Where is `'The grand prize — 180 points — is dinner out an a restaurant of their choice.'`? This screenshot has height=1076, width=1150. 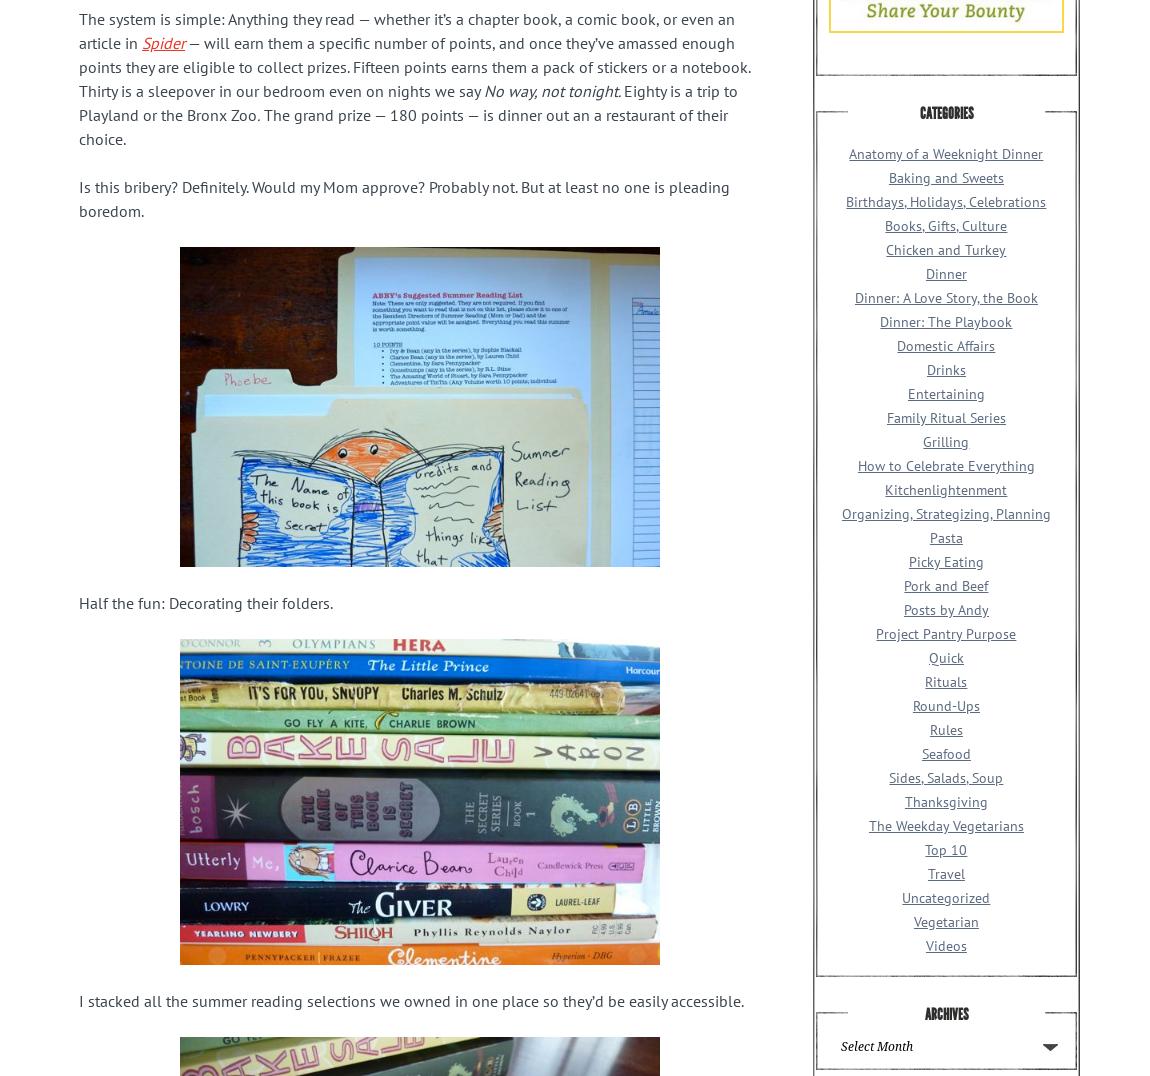 'The grand prize — 180 points — is dinner out an a restaurant of their choice.' is located at coordinates (78, 125).